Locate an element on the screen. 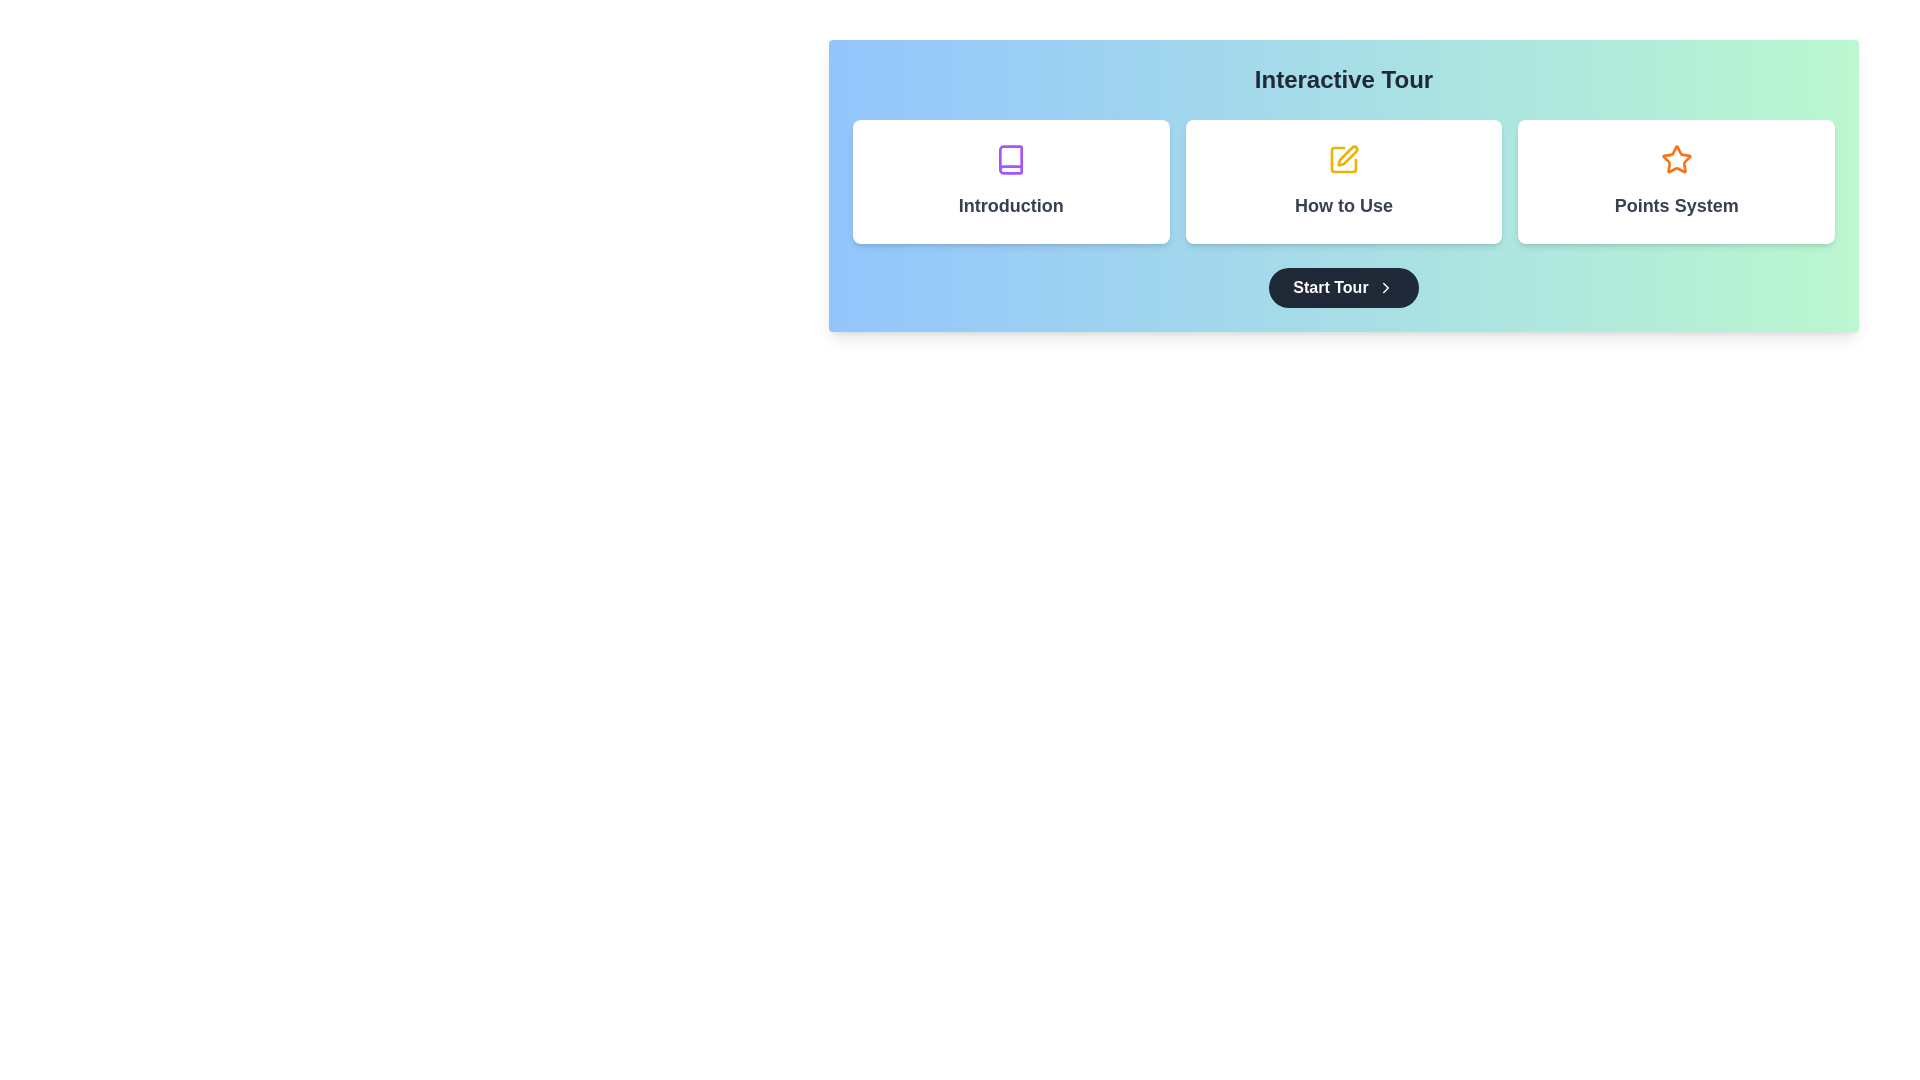  the rounded 'Start Tour' button with dark background and white text is located at coordinates (1344, 288).